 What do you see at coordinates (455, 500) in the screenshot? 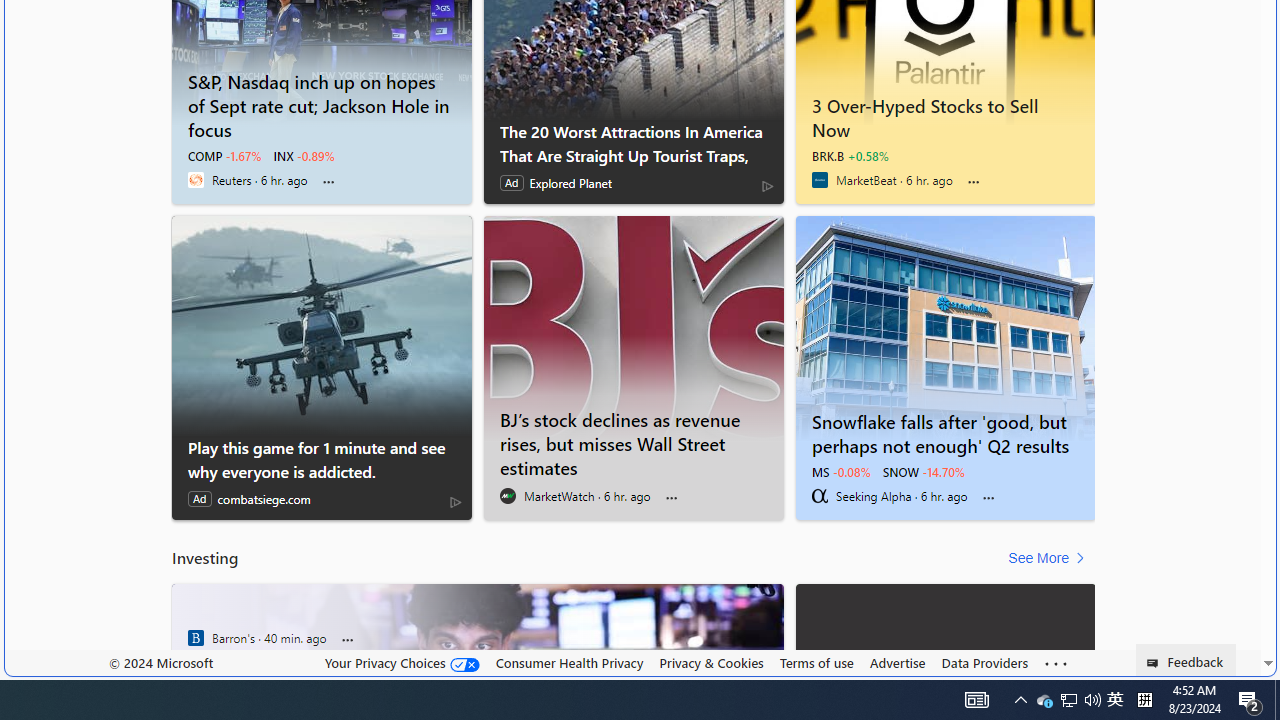
I see `'AdChoices'` at bounding box center [455, 500].